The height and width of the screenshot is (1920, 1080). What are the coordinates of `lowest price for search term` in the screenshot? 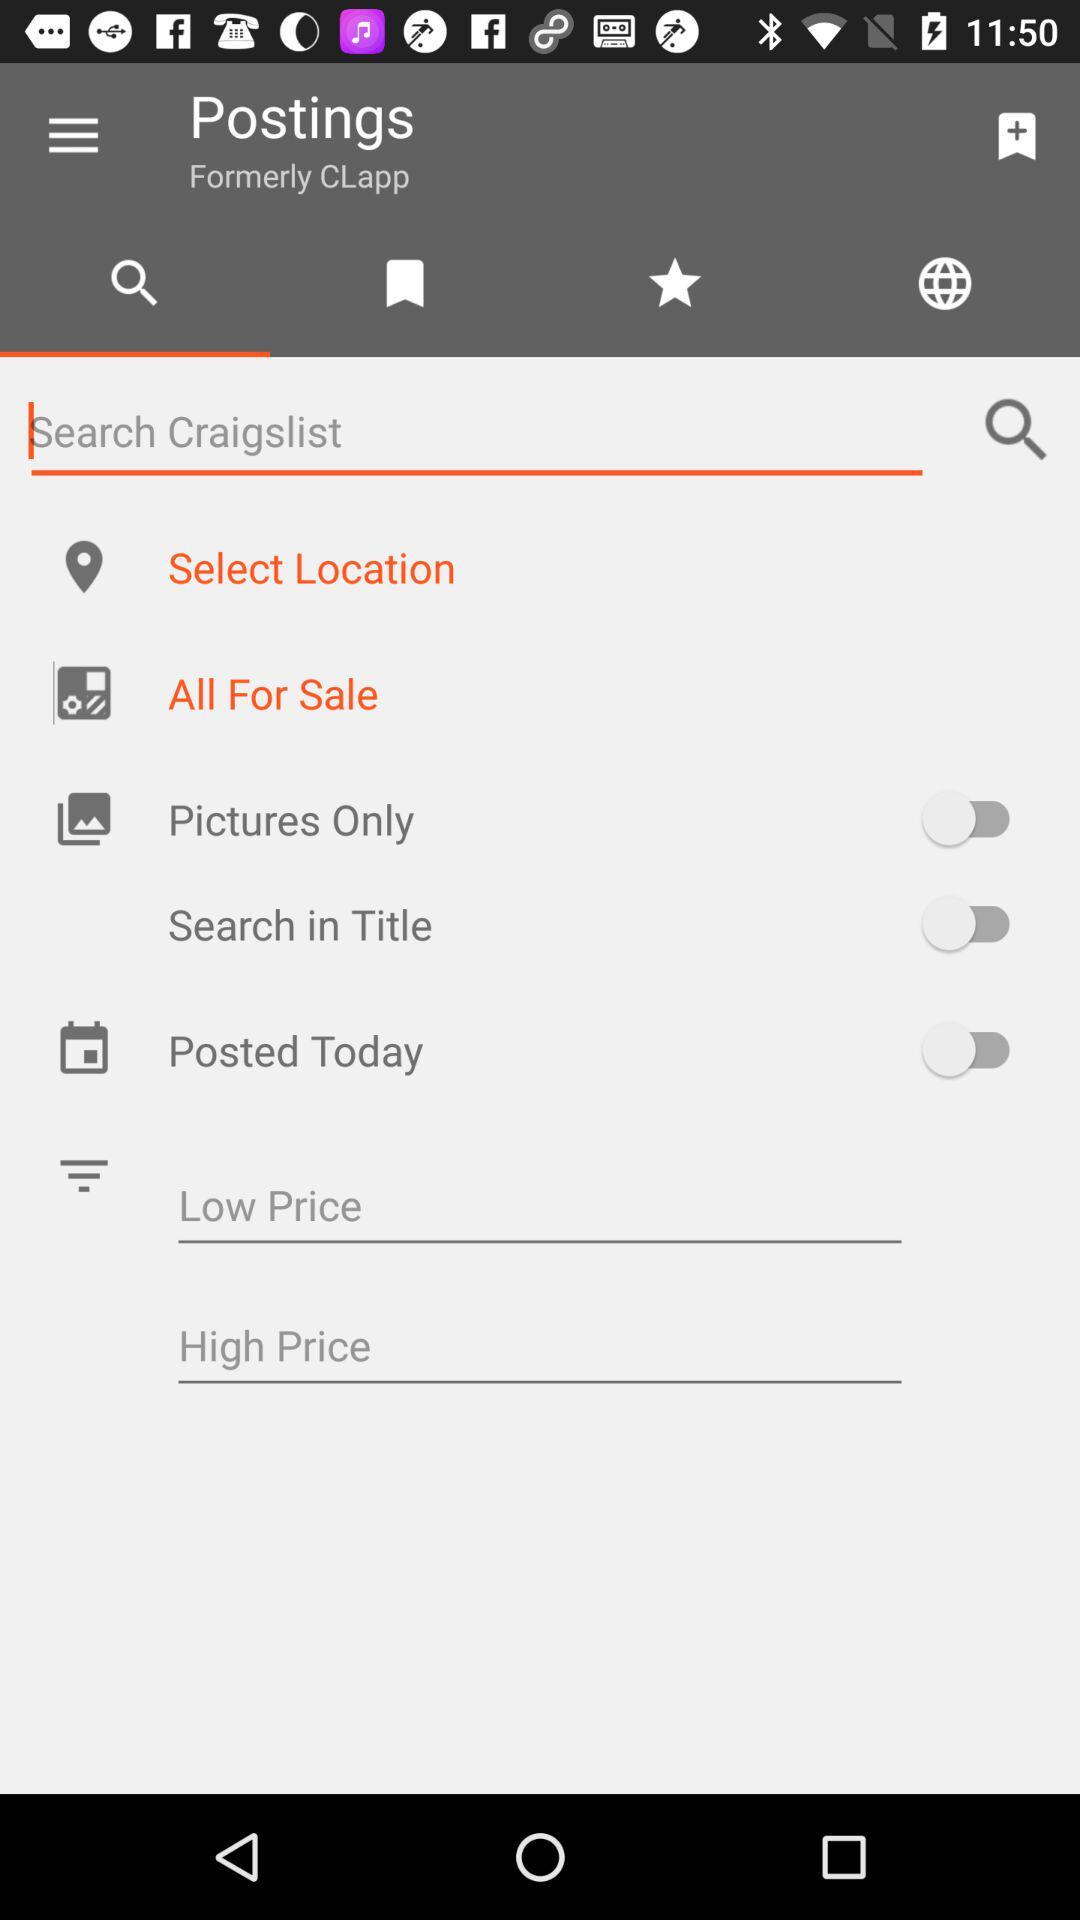 It's located at (540, 1206).